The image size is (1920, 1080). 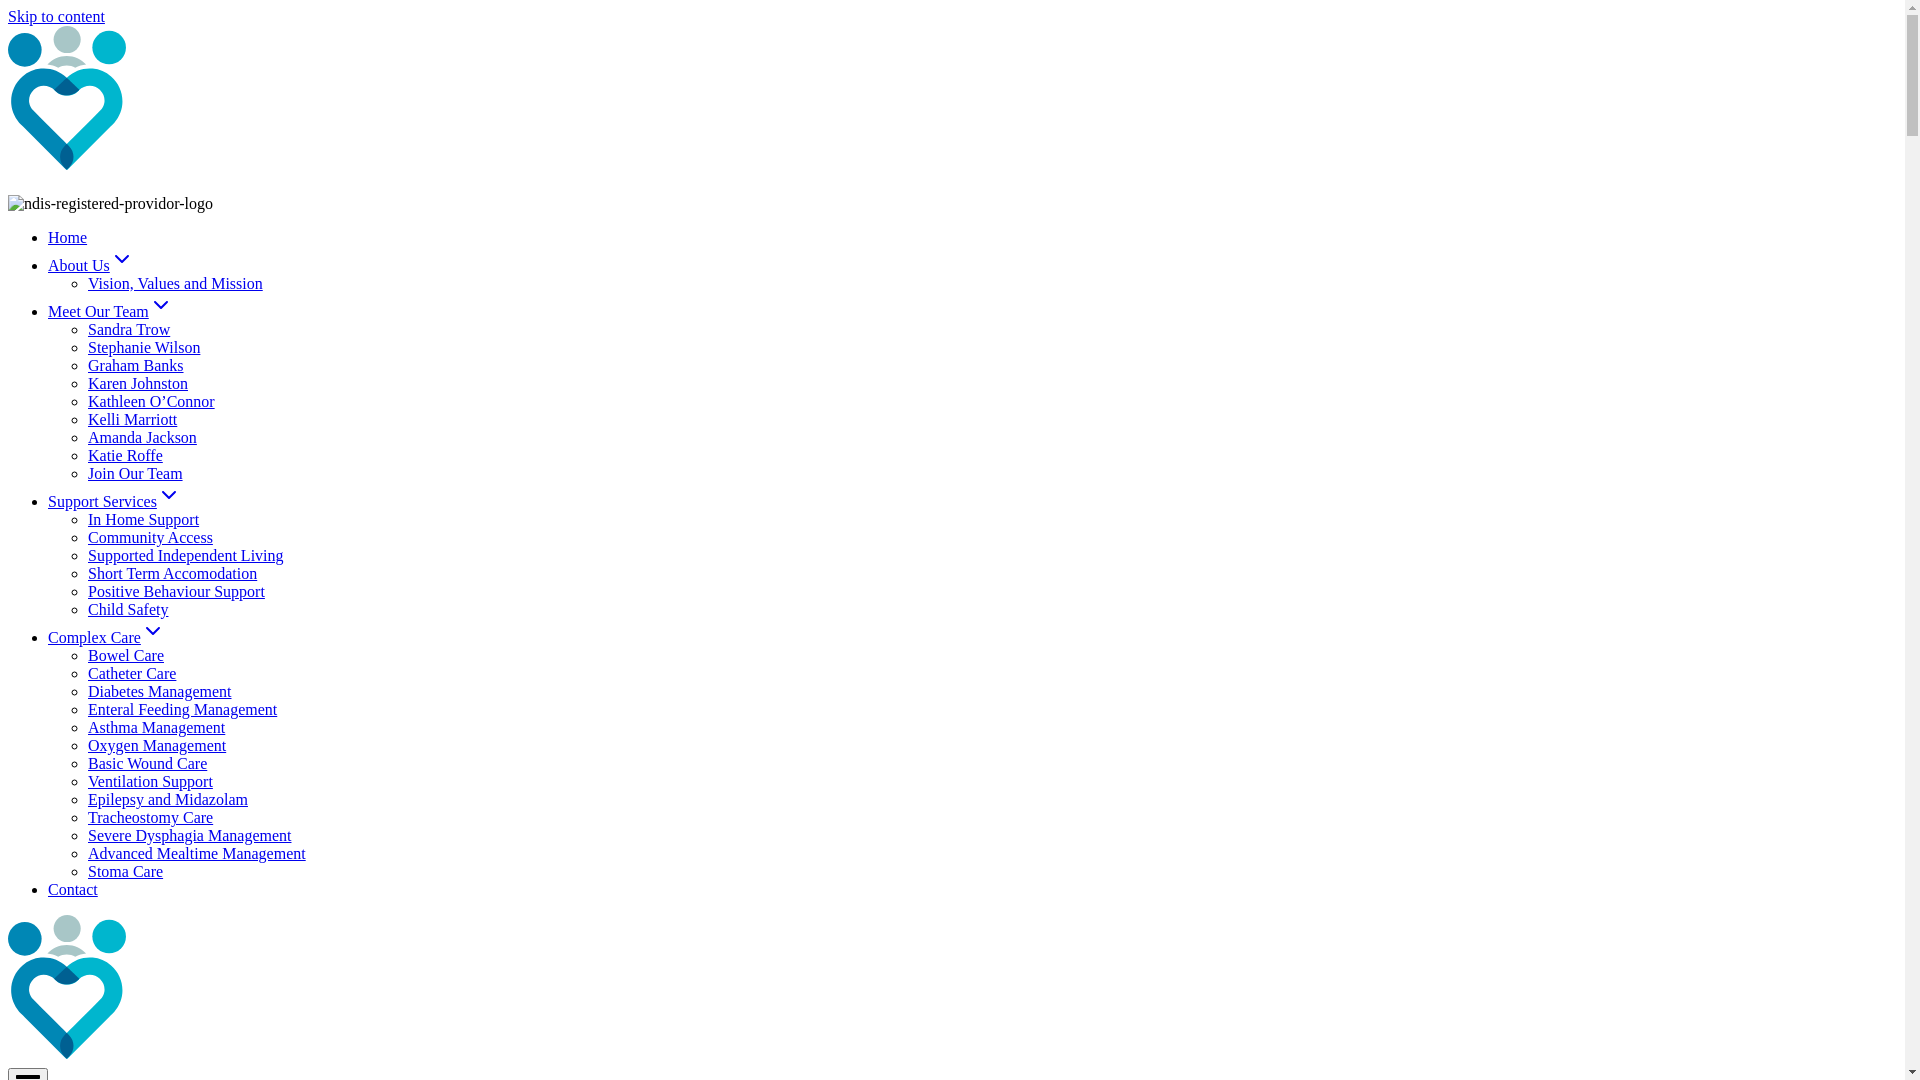 I want to click on 'Support ServicesExpand', so click(x=113, y=500).